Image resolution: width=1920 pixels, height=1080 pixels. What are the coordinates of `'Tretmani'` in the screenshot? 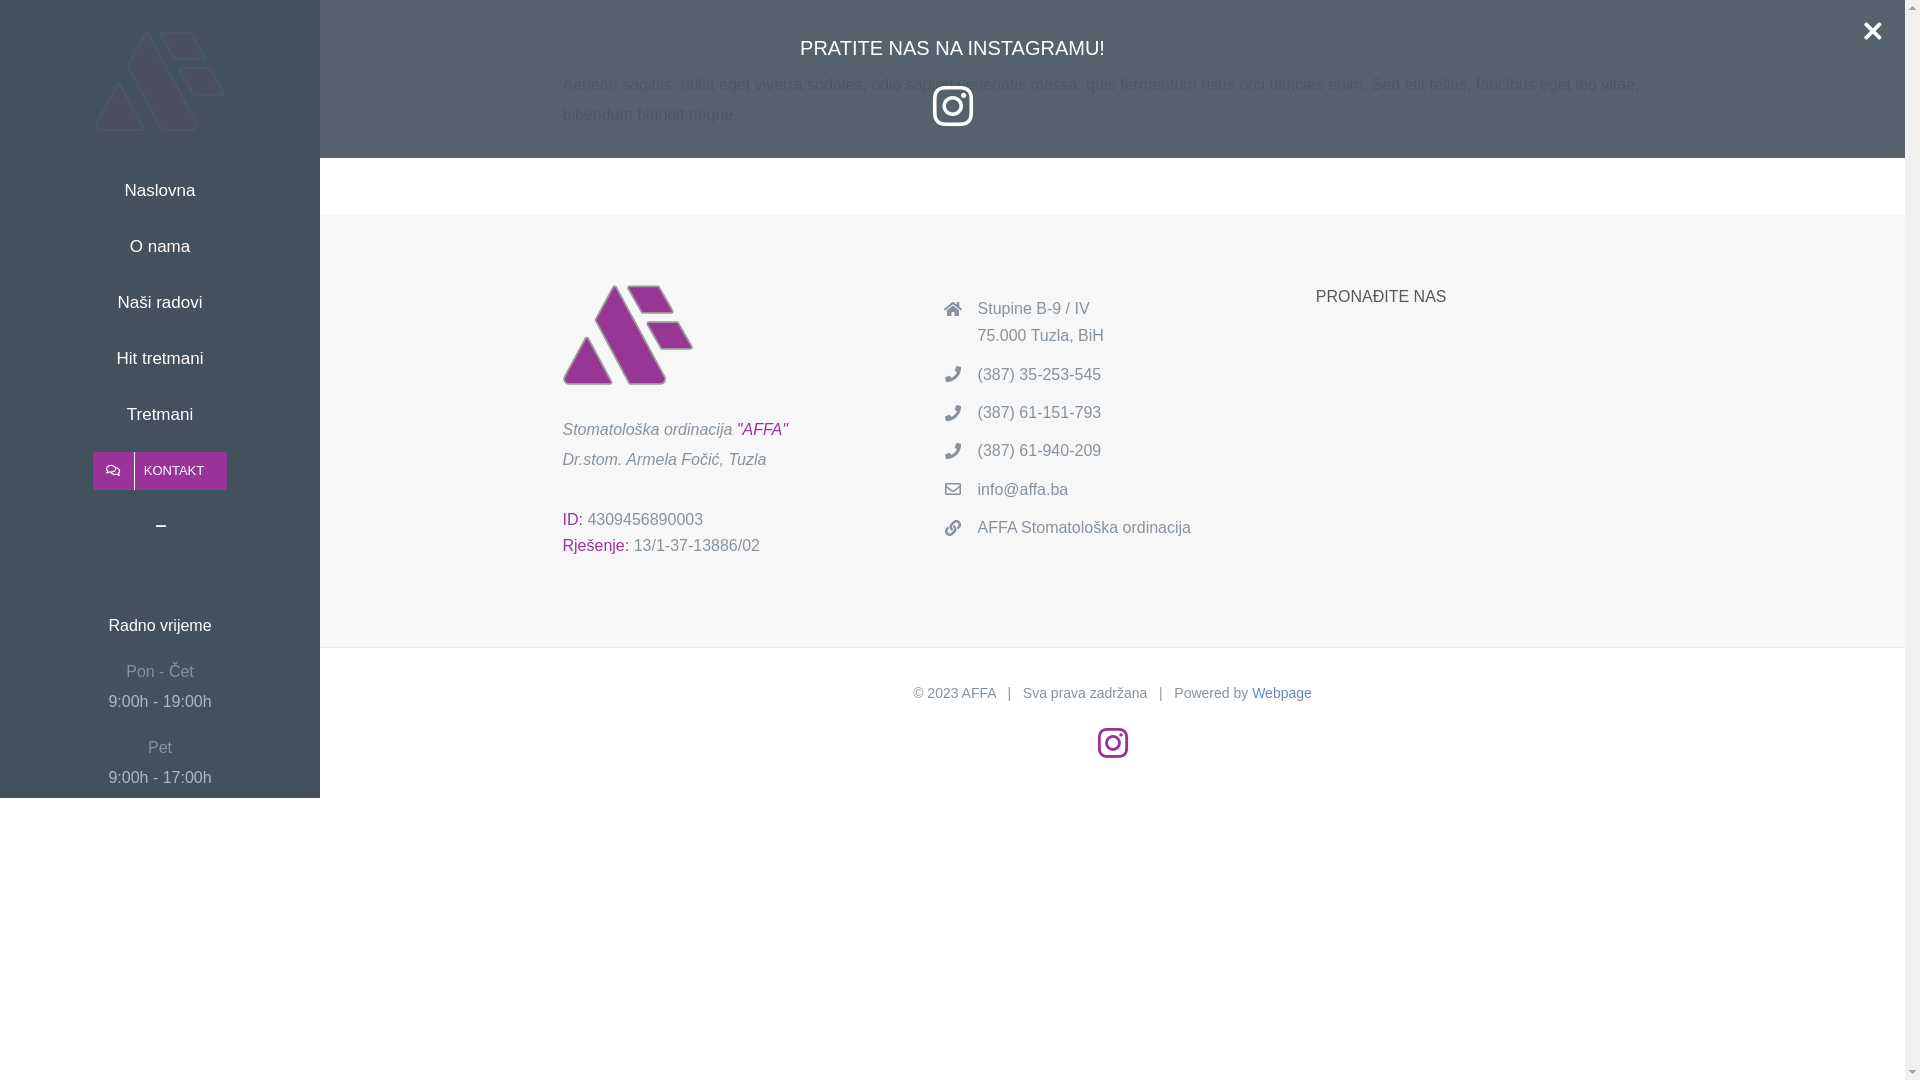 It's located at (158, 414).